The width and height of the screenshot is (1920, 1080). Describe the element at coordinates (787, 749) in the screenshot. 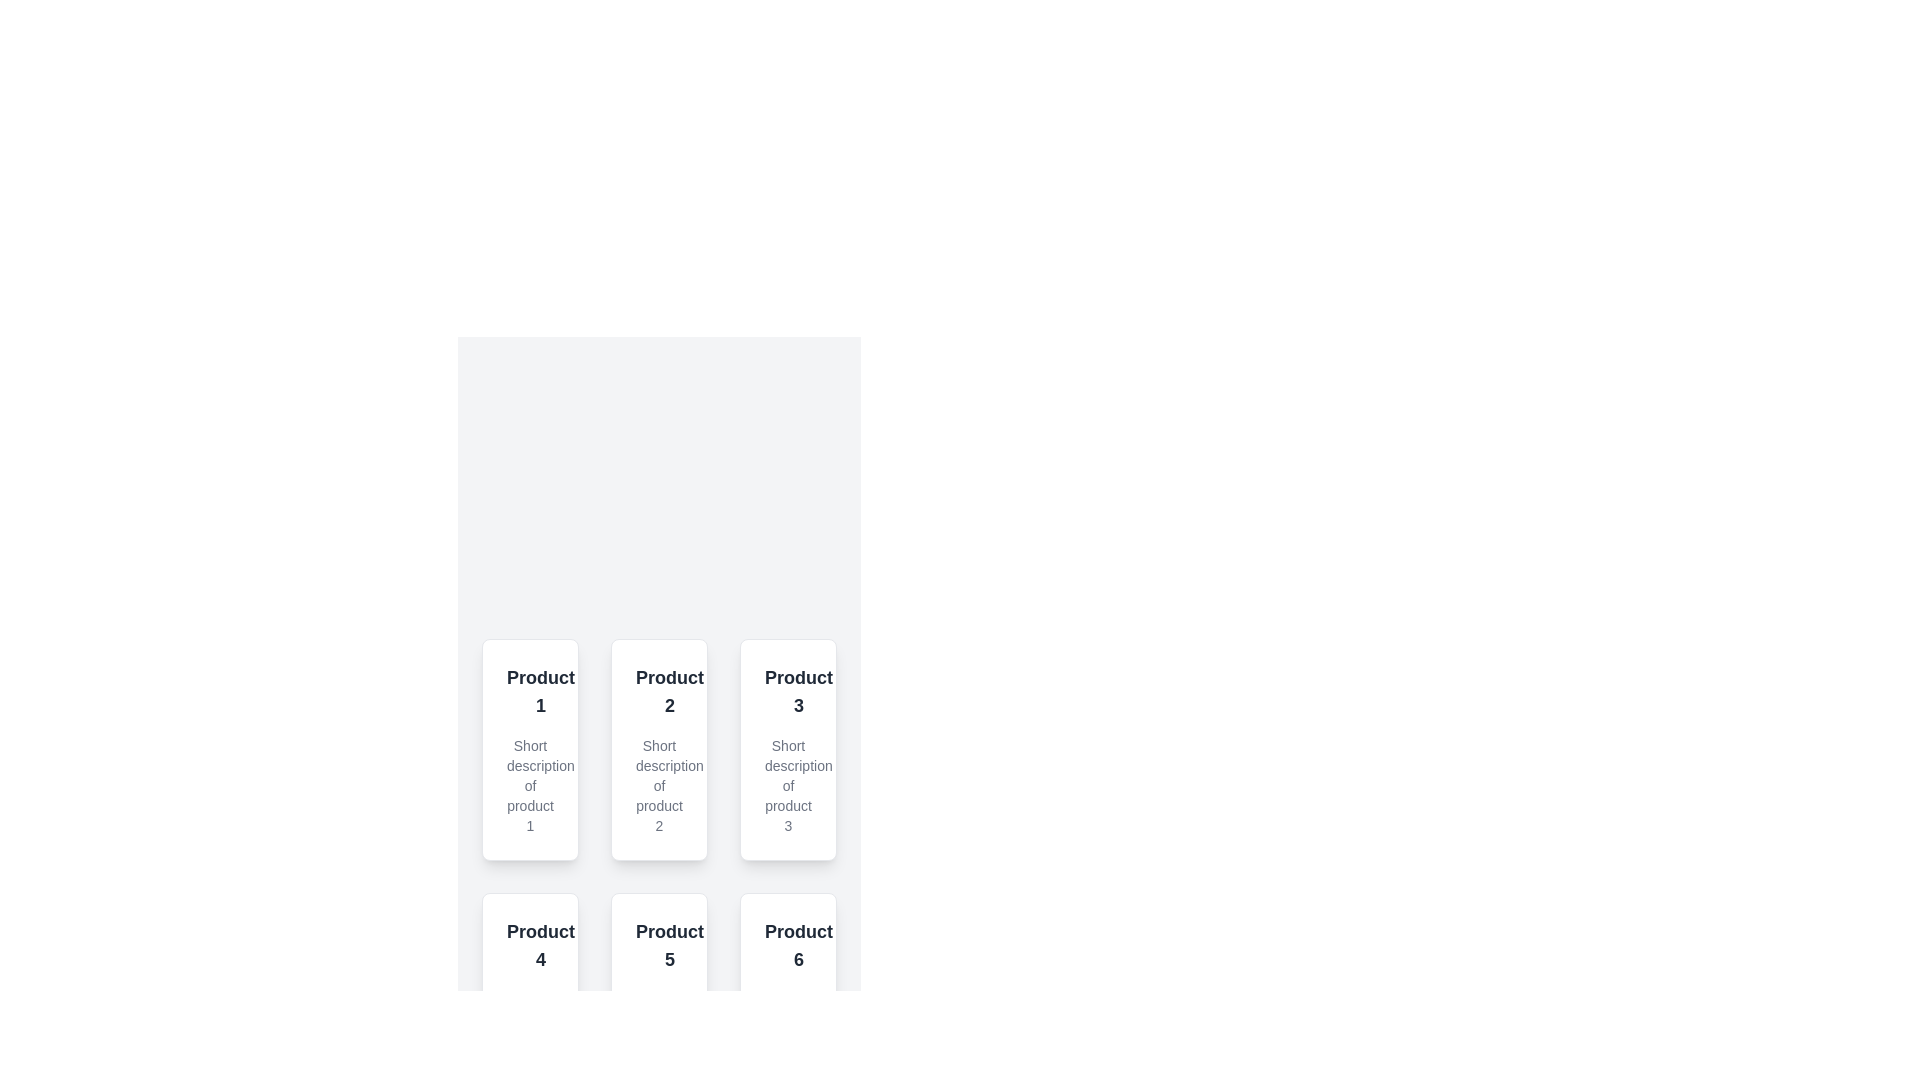

I see `the rectangular card element with rounded corners and a white background that contains the text 'Product 3' at the top` at that location.